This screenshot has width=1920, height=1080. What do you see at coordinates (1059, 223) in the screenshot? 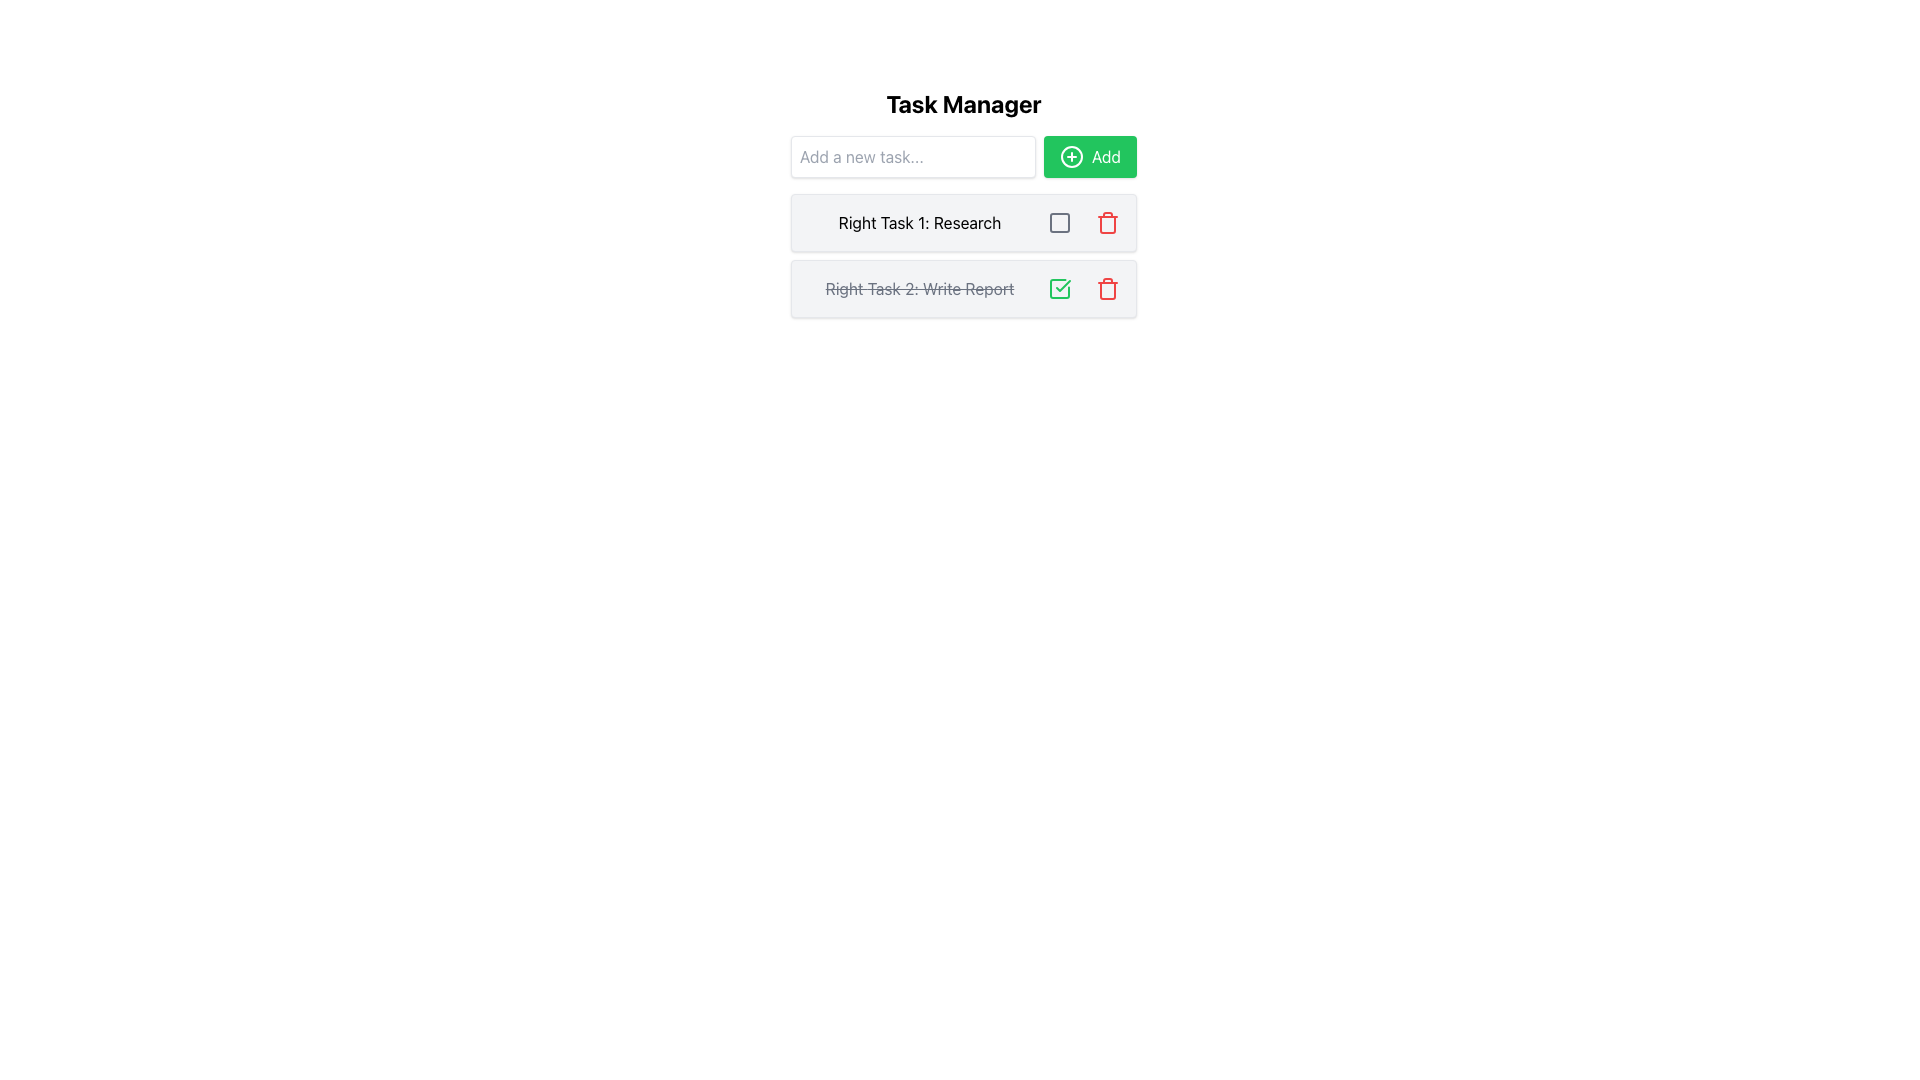
I see `the interactive checkbox located within the task list item labeled 'Right Task 1: Research'` at bounding box center [1059, 223].